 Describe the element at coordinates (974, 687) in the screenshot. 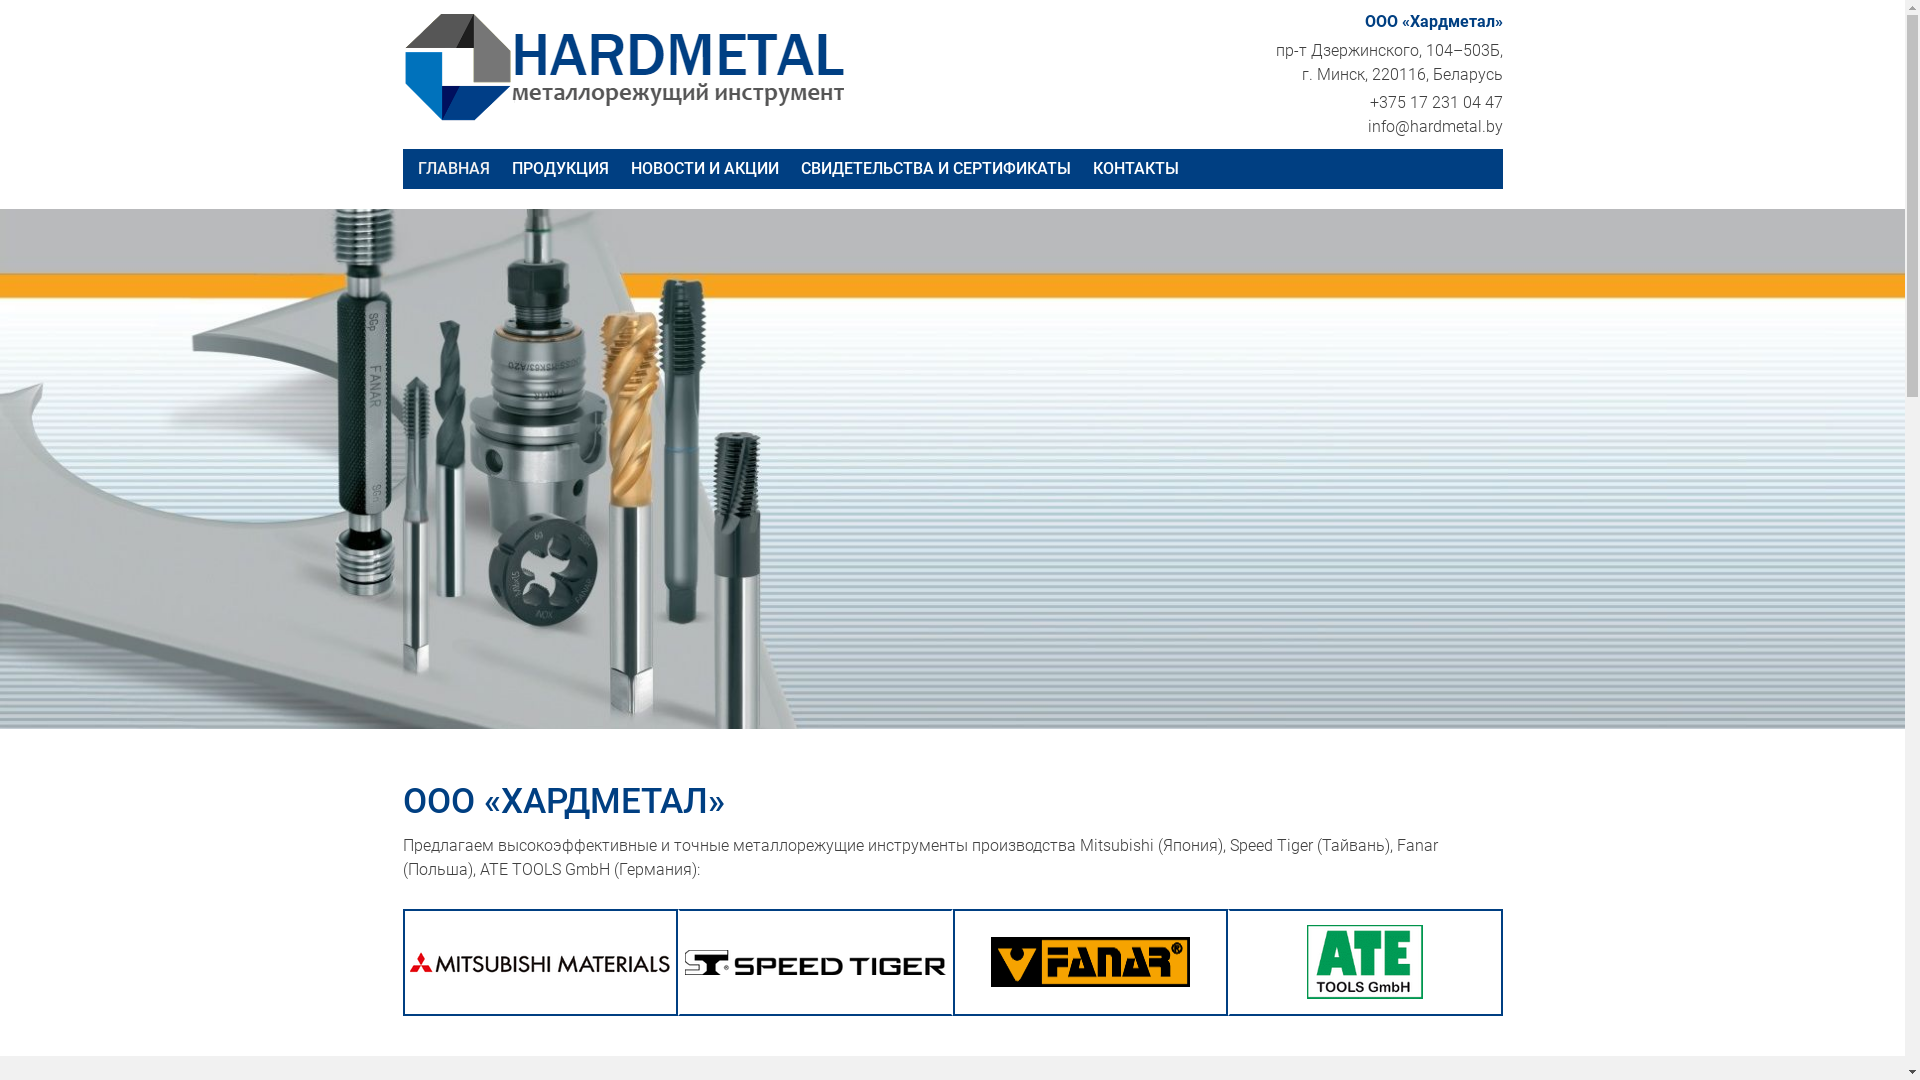

I see `'4'` at that location.